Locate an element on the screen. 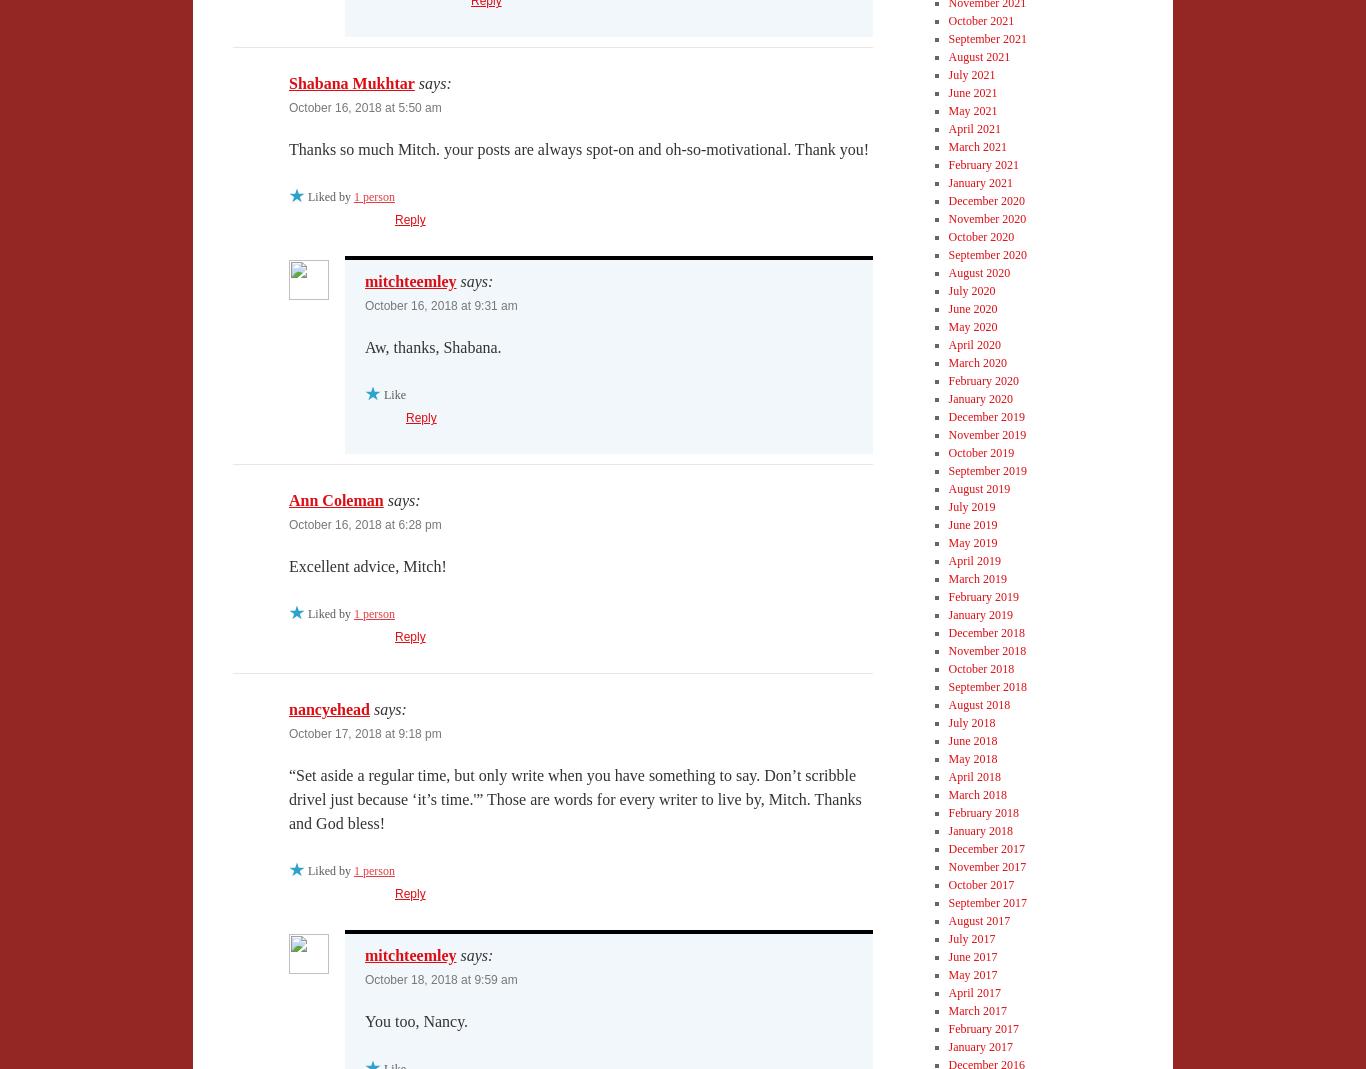  'September 2019' is located at coordinates (986, 469).